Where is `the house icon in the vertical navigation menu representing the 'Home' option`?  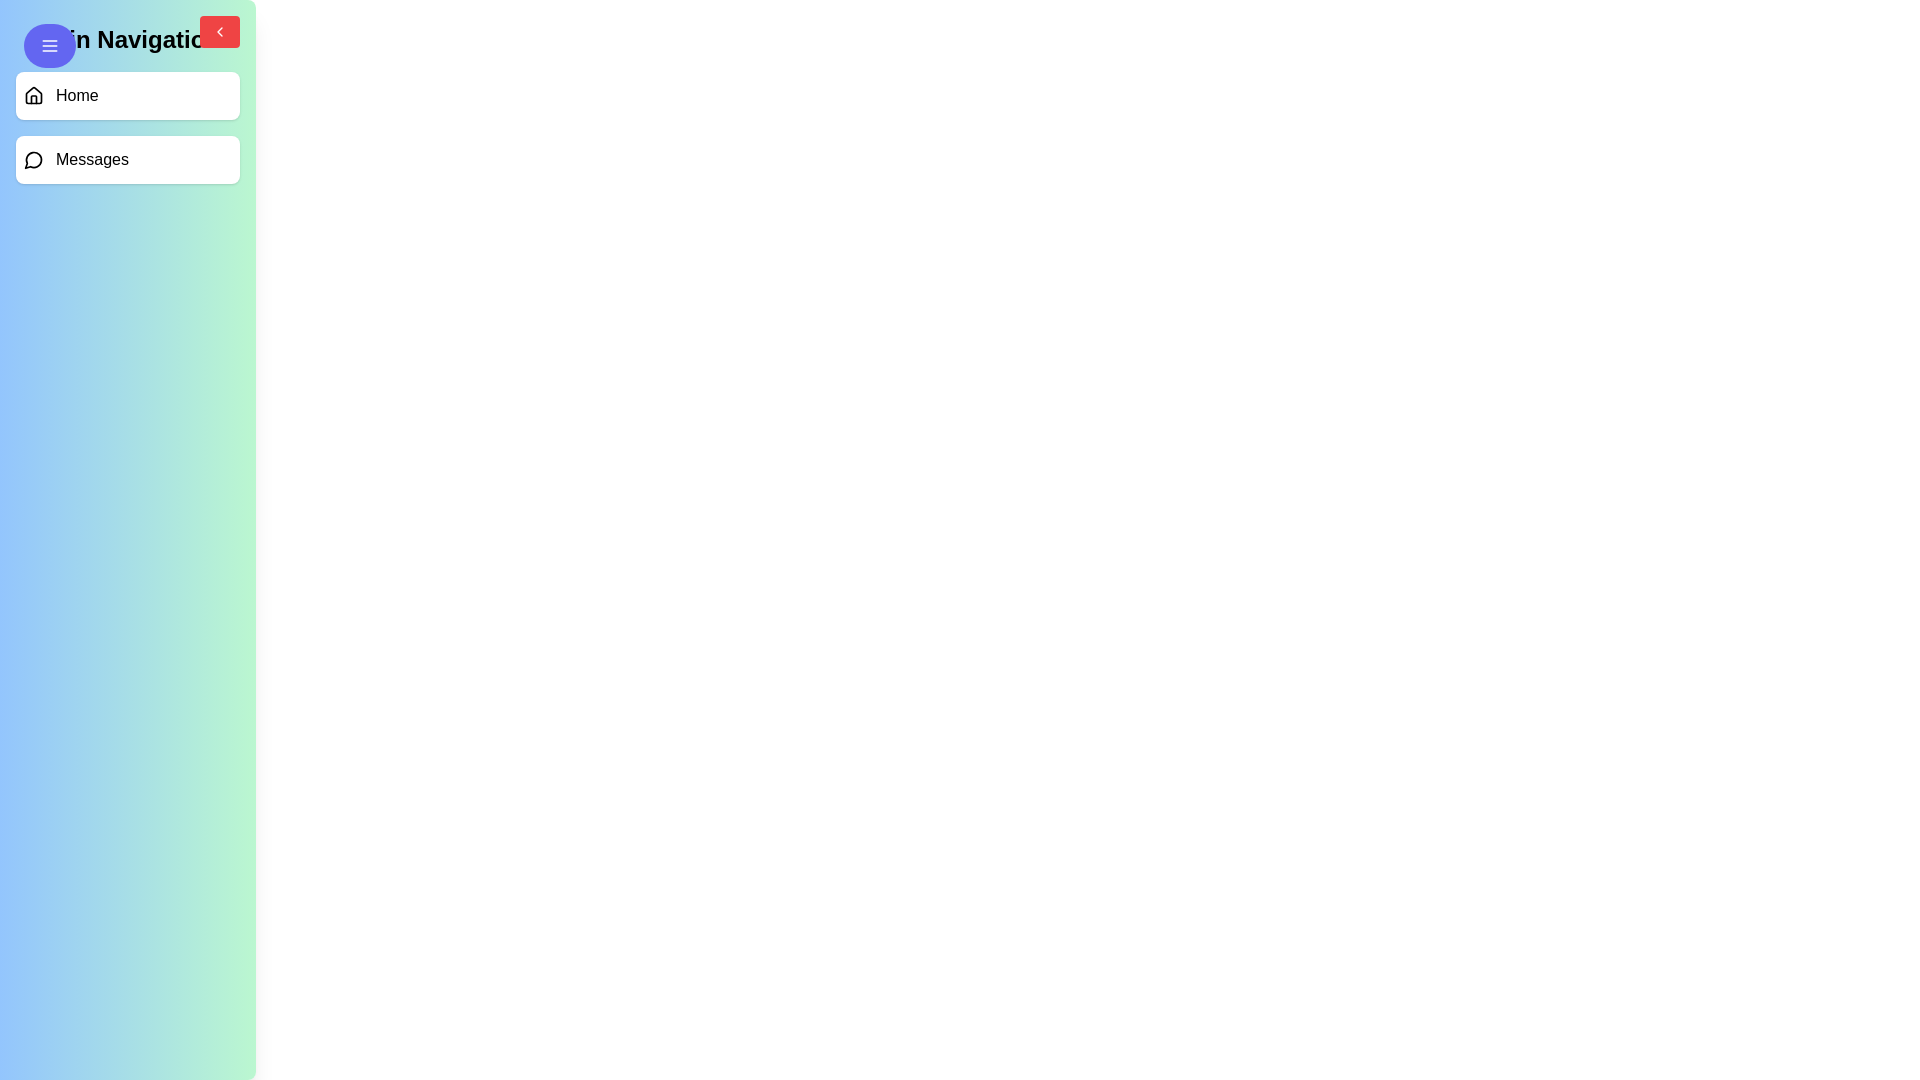
the house icon in the vertical navigation menu representing the 'Home' option is located at coordinates (33, 95).